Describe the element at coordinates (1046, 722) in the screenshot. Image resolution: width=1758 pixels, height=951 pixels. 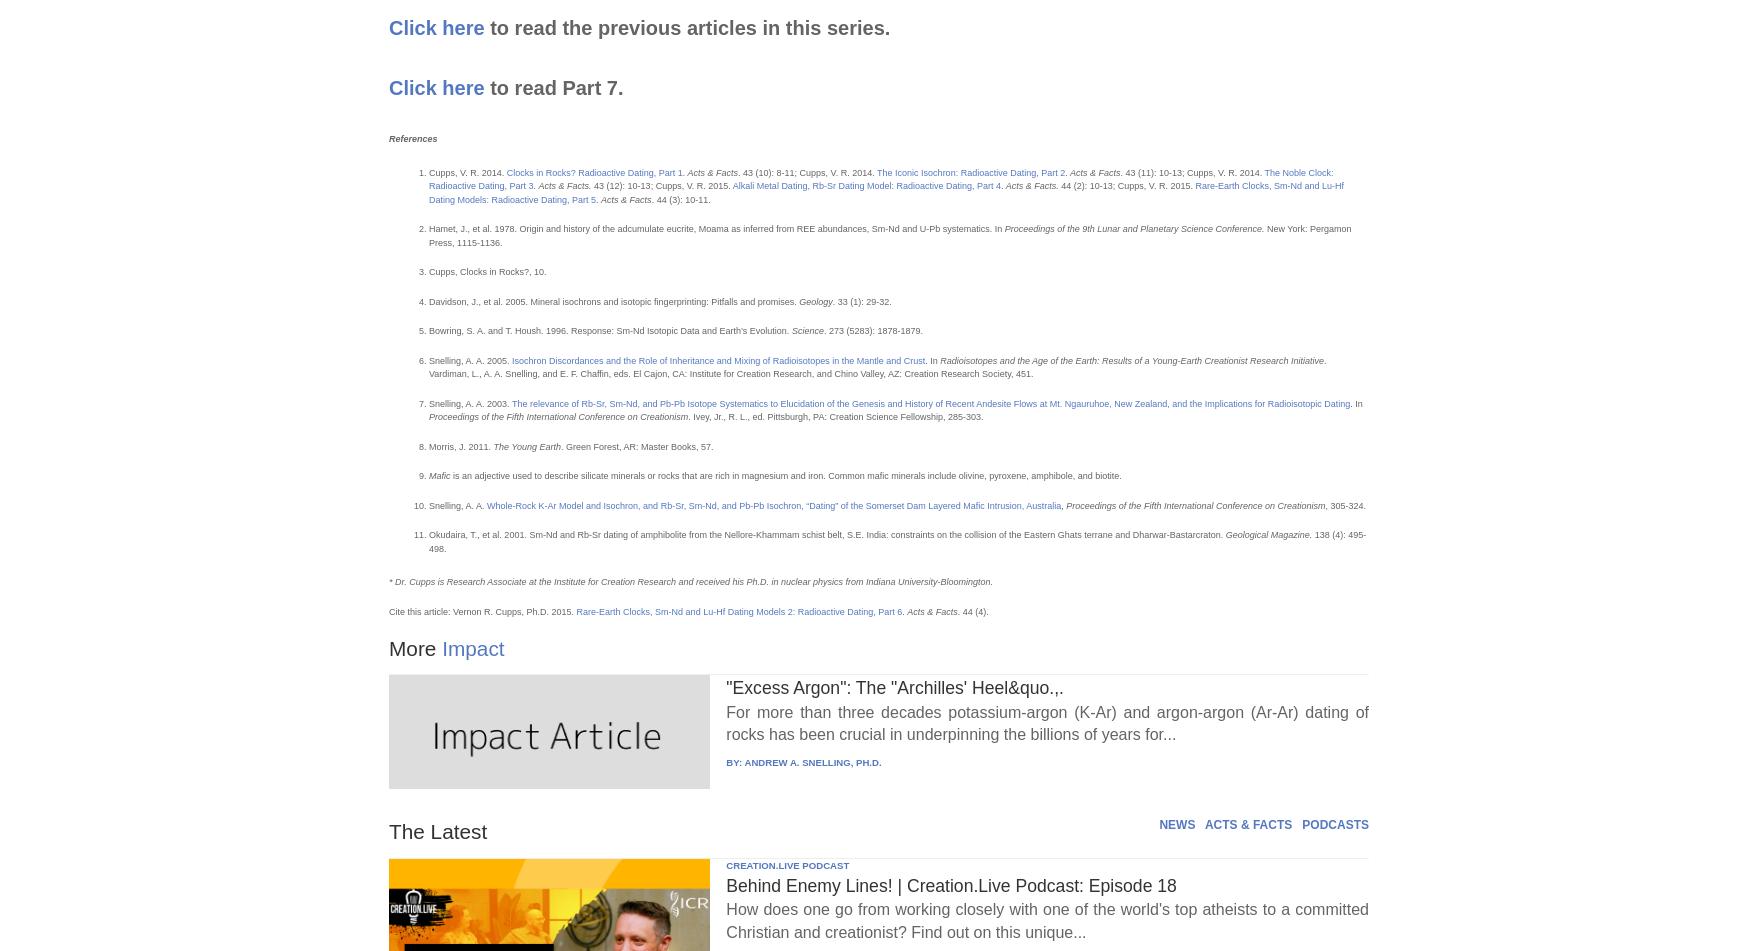
I see `'For more than three decades potassium-argon (K-Ar) and argon-argon (Ar-Ar) dating of rocks has been crucial in underpinning the billions of years for...'` at that location.